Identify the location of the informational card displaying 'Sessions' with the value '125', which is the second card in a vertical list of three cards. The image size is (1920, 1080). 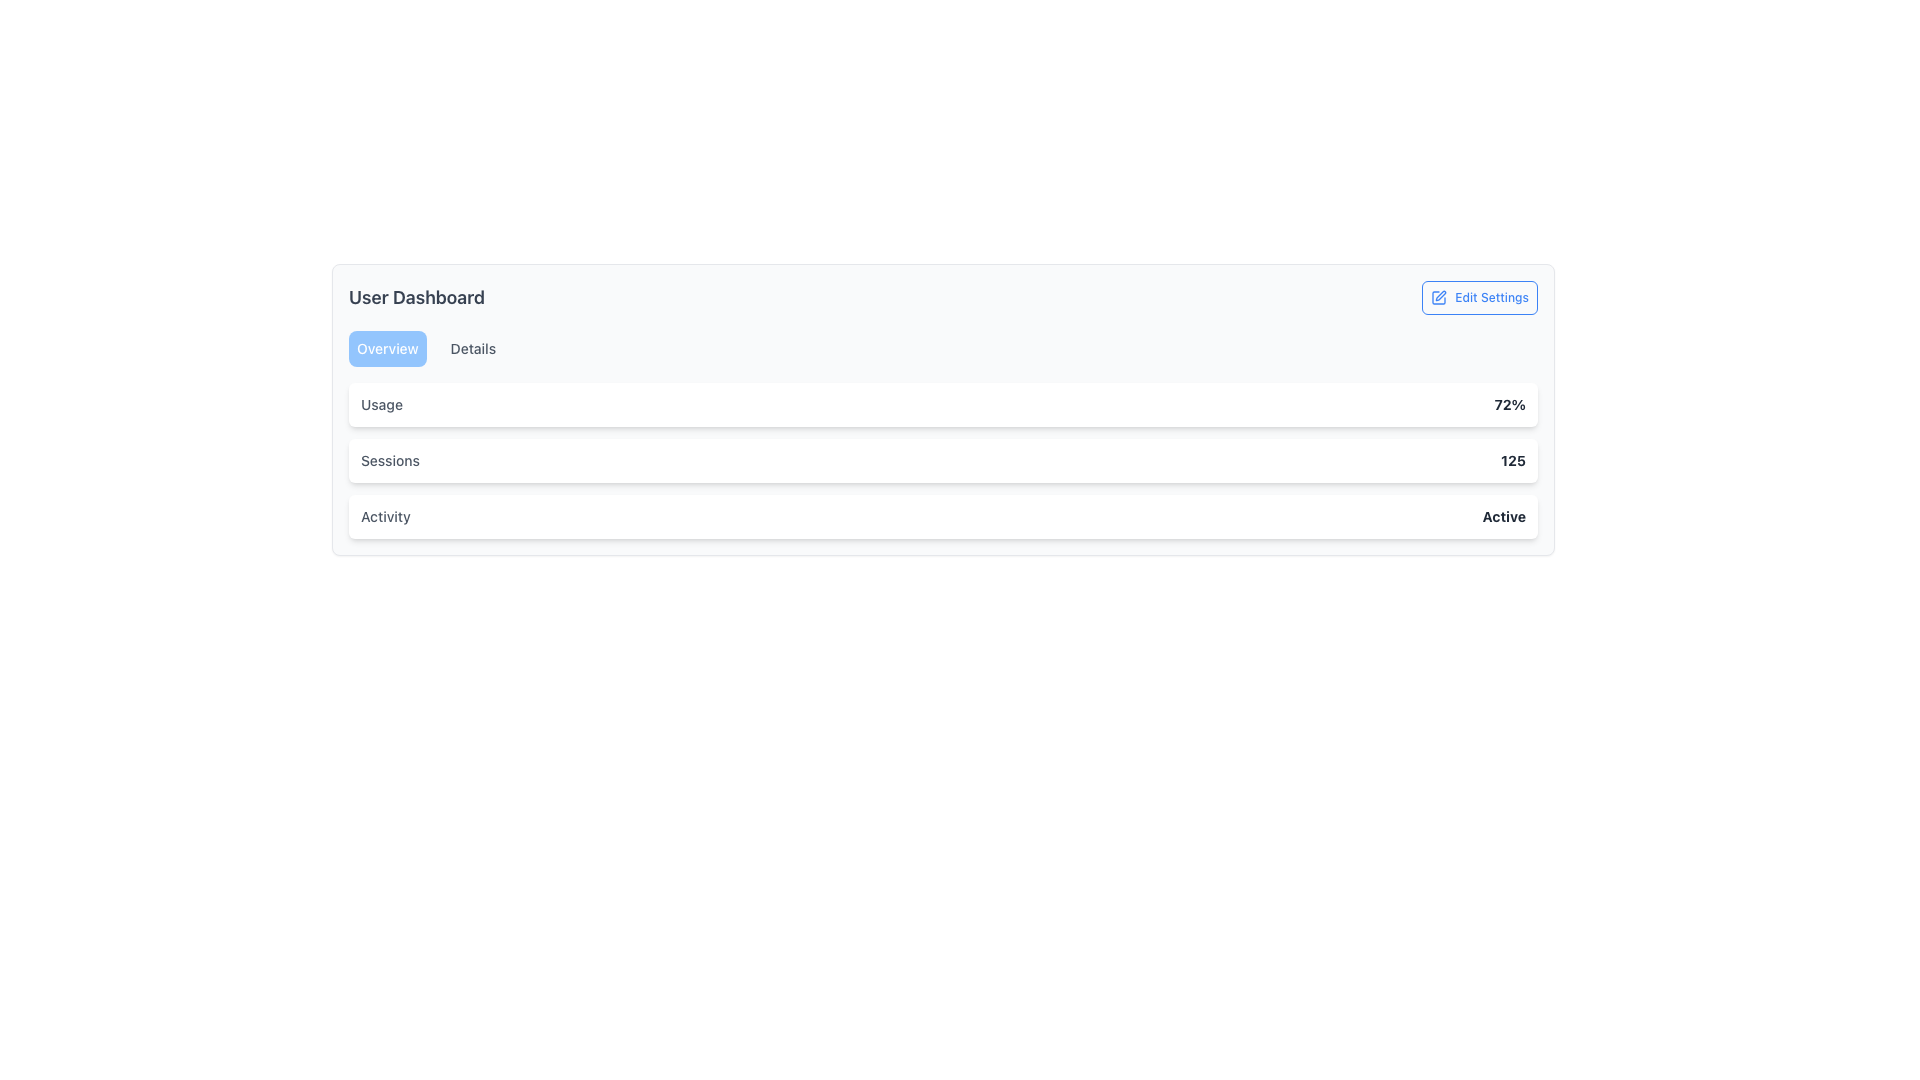
(942, 461).